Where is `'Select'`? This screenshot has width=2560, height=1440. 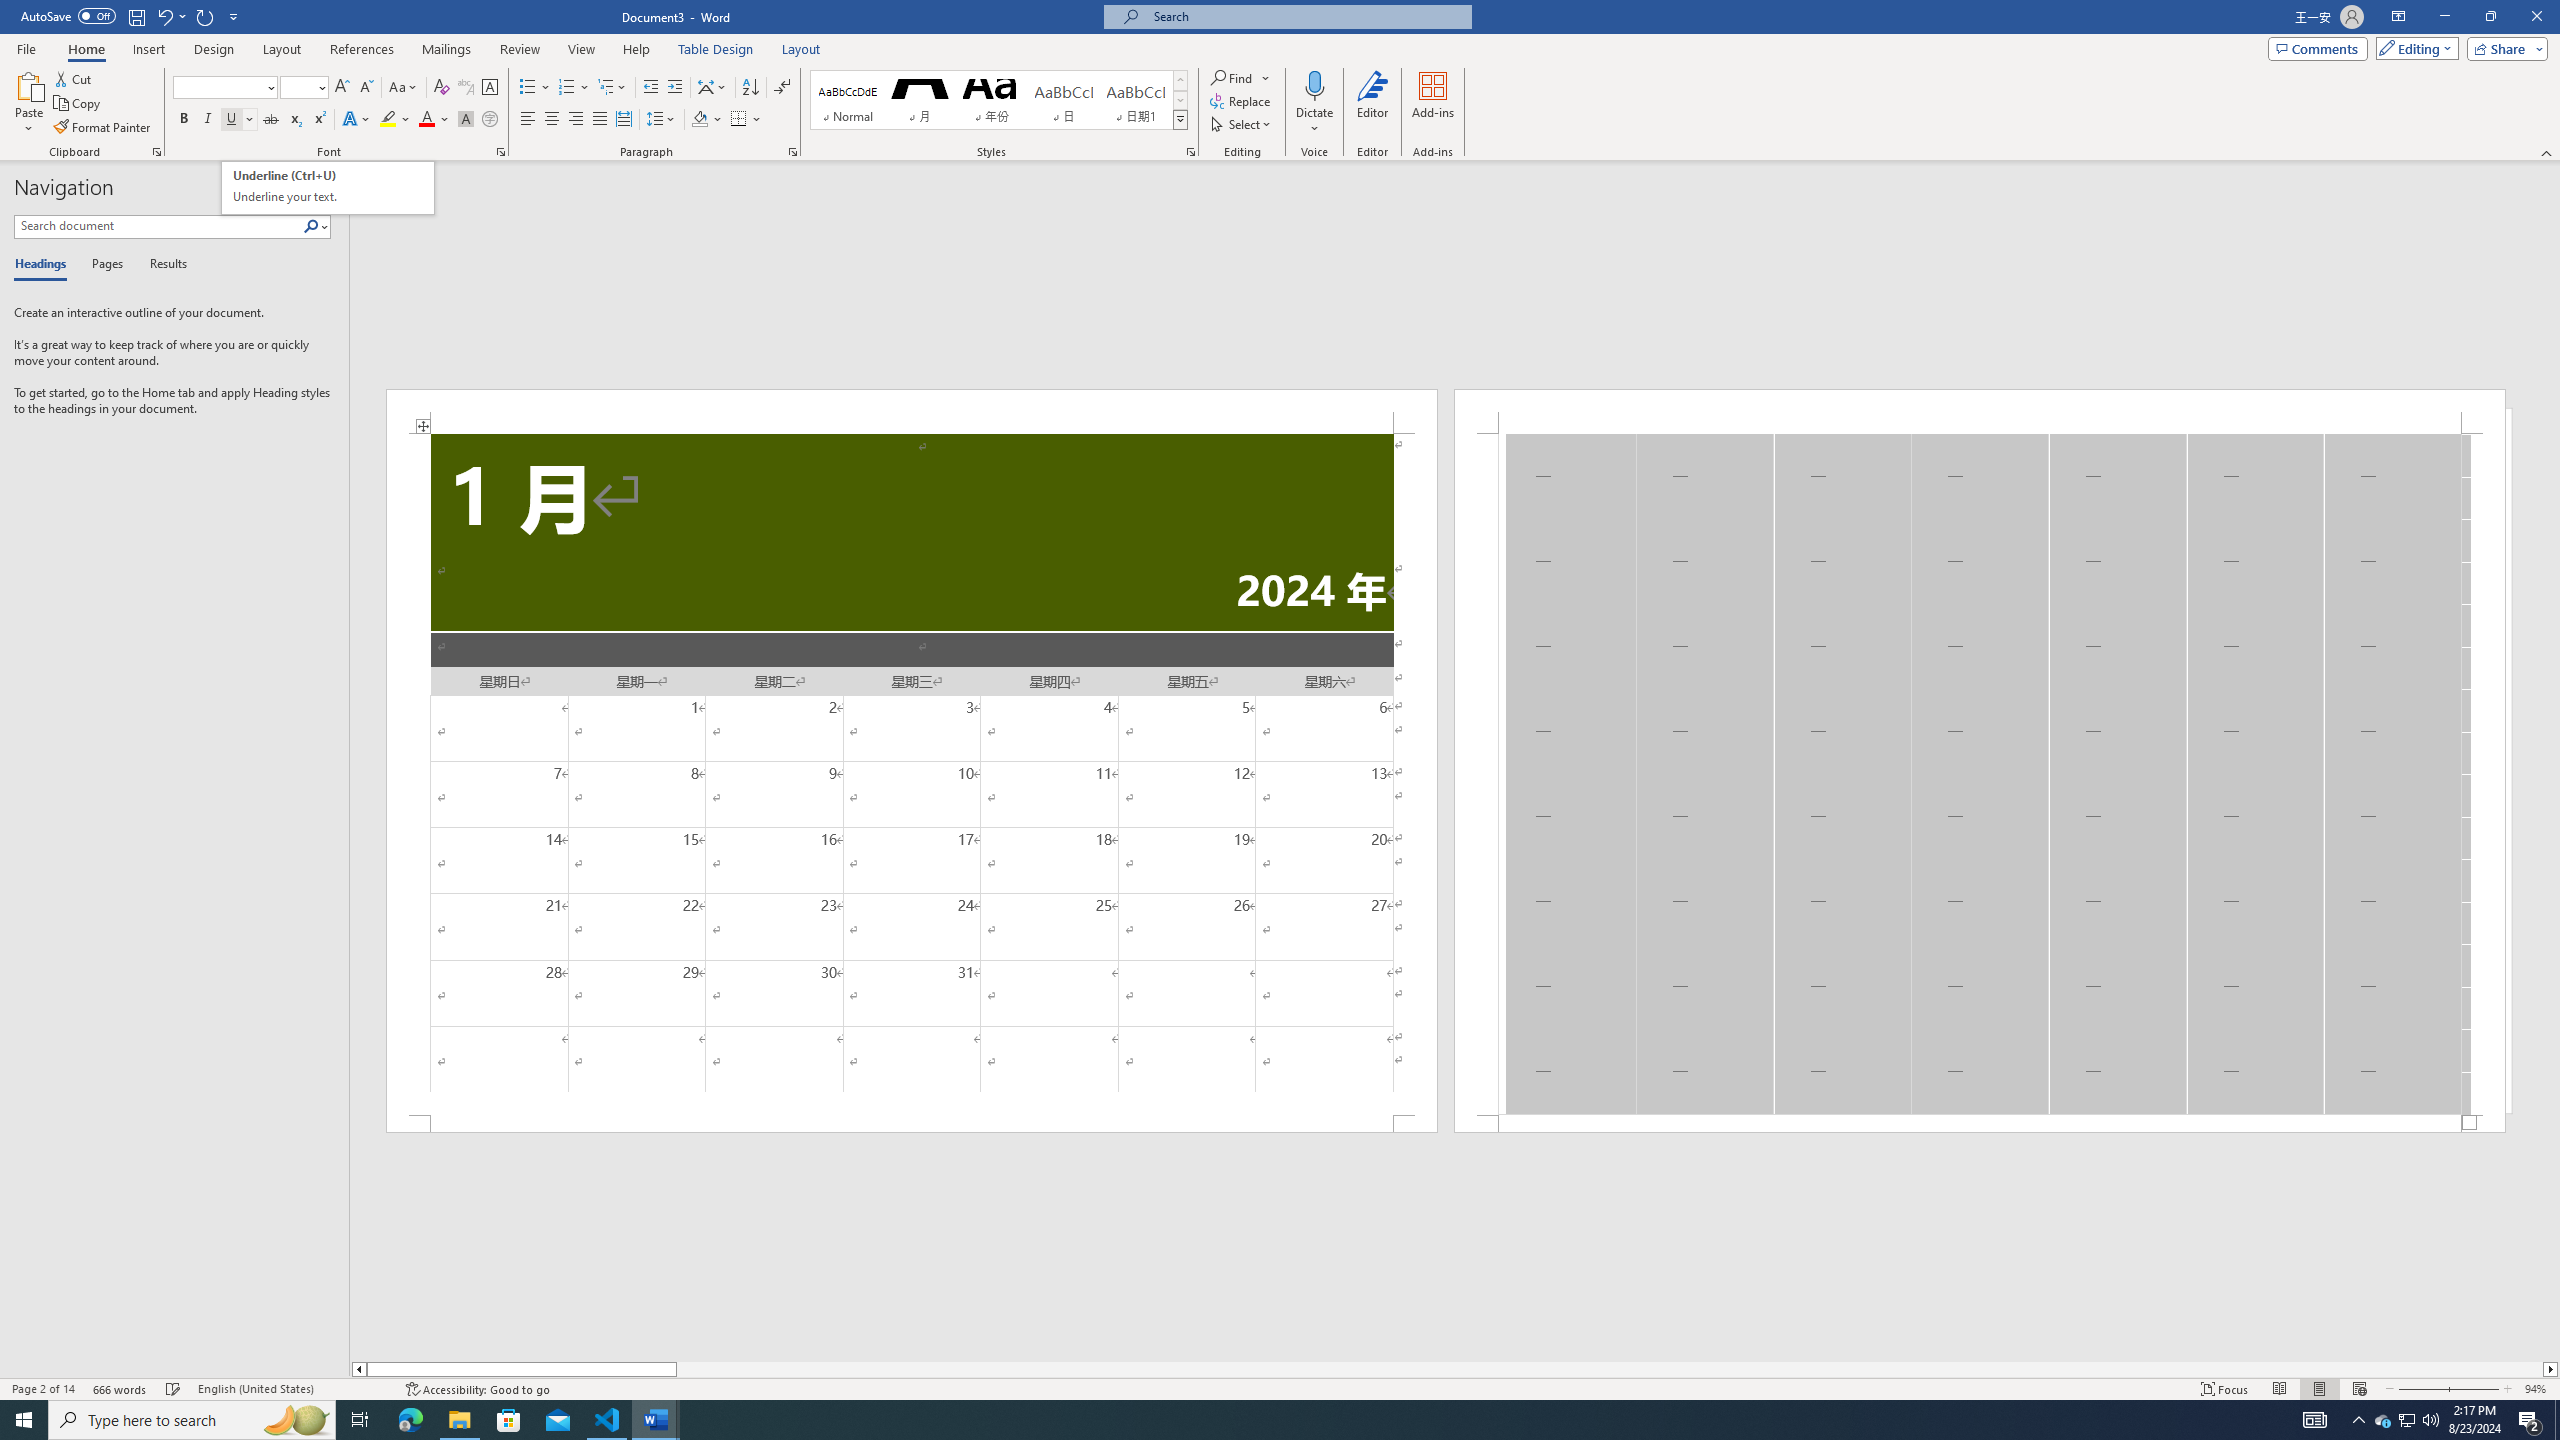
'Select' is located at coordinates (1240, 122).